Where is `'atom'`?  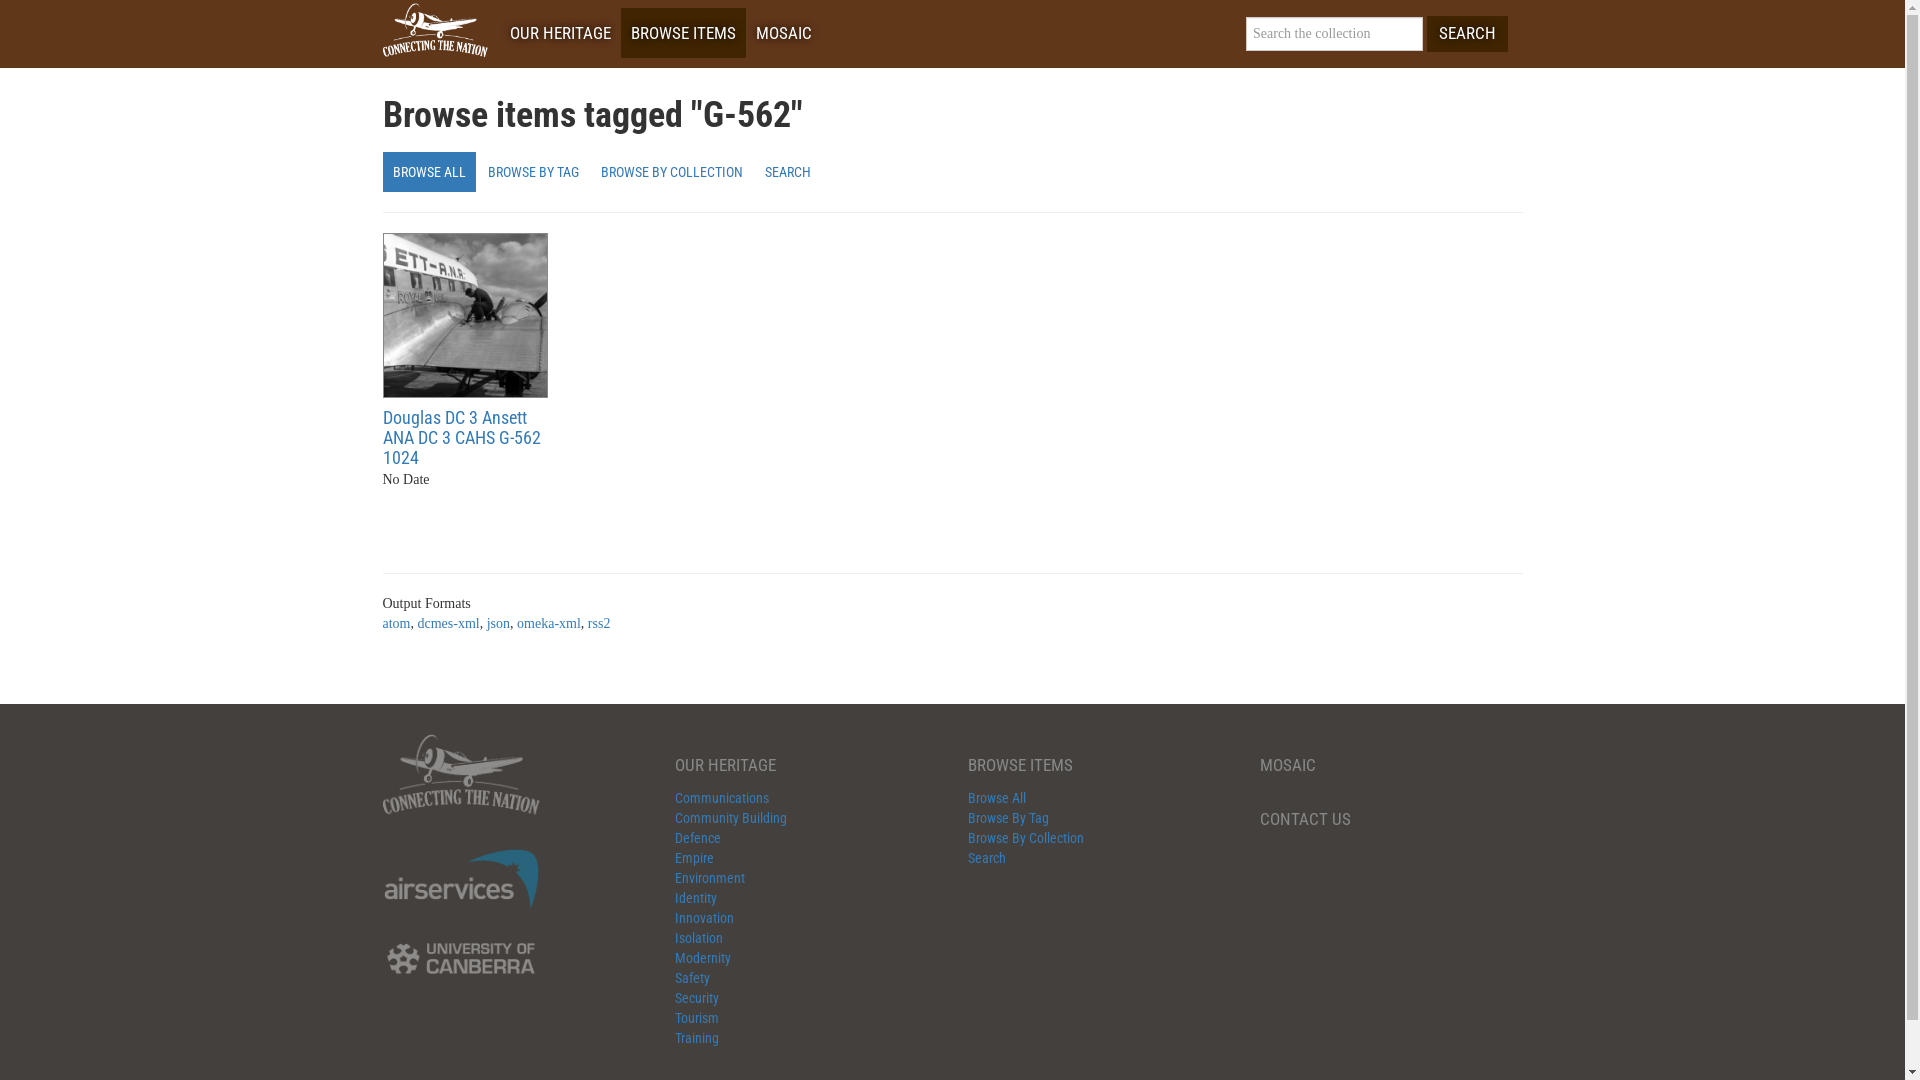 'atom' is located at coordinates (395, 622).